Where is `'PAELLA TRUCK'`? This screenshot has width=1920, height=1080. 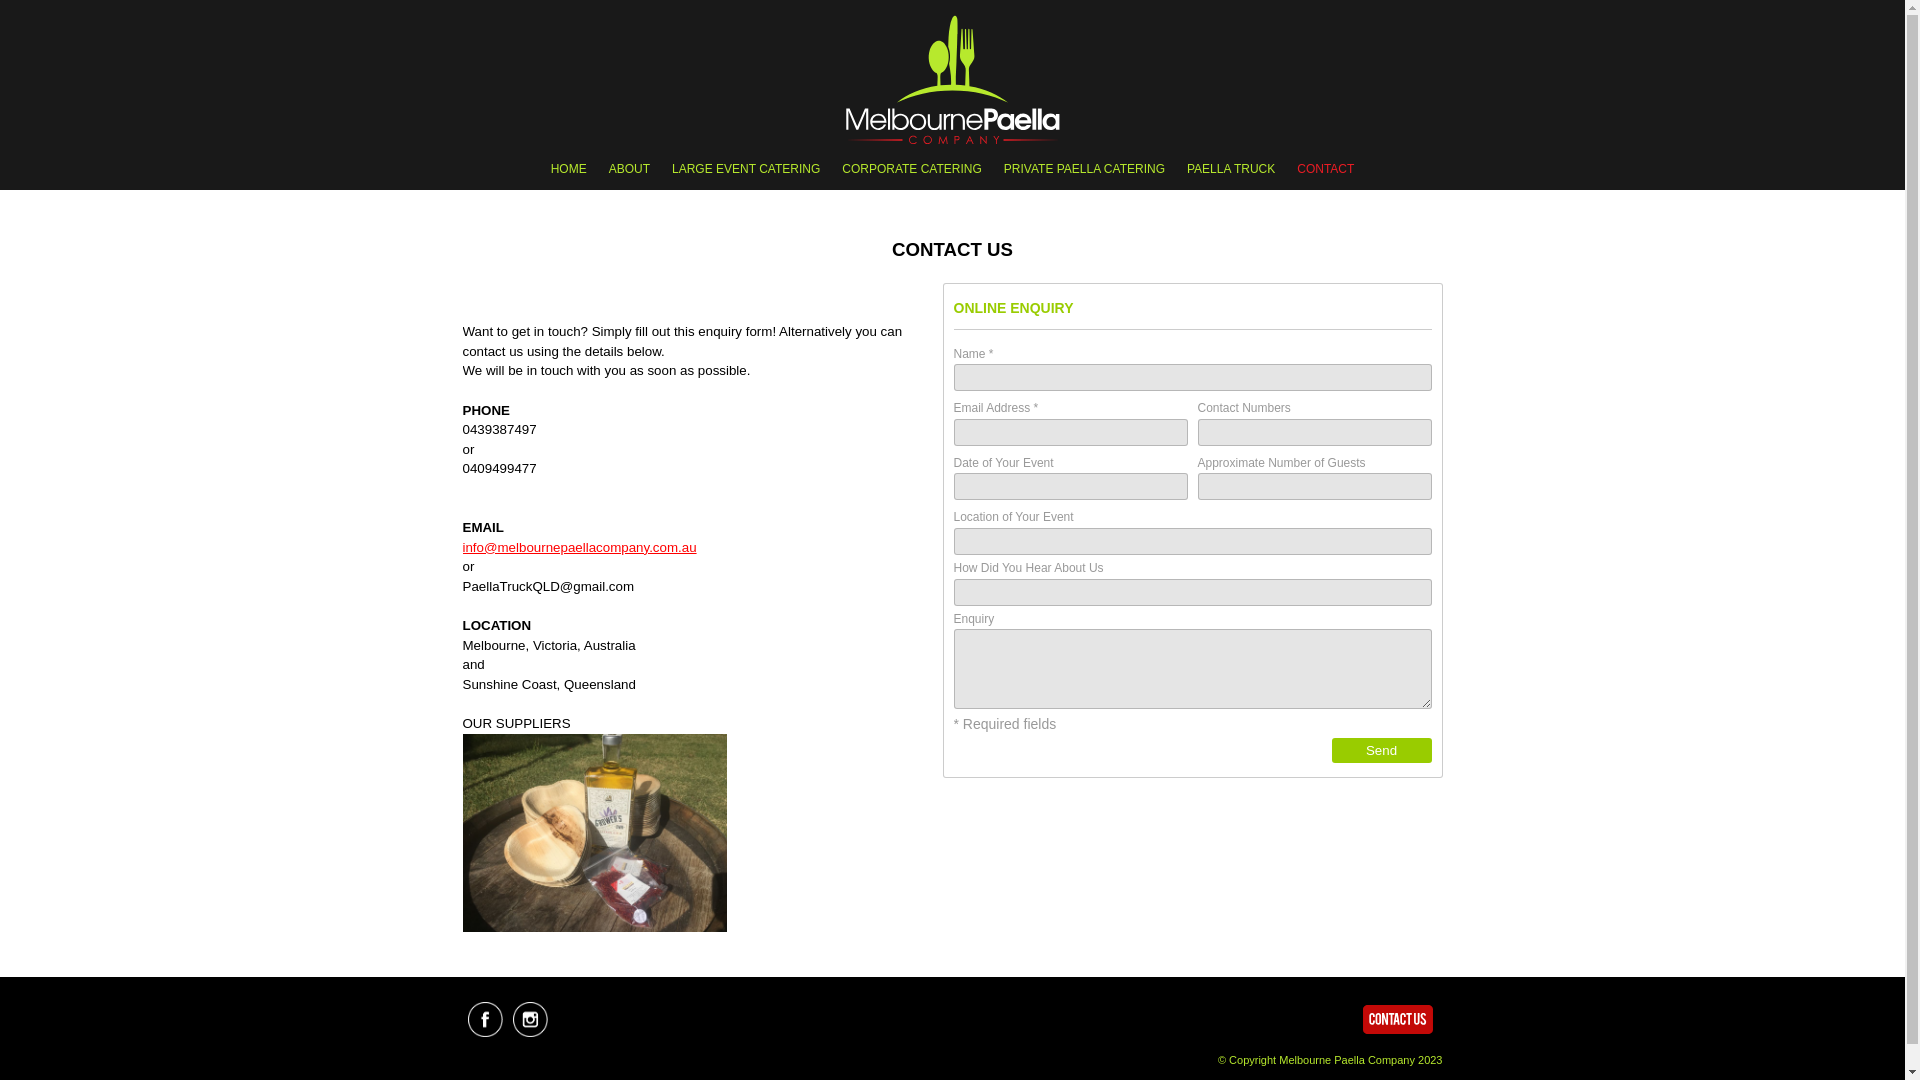
'PAELLA TRUCK' is located at coordinates (1176, 168).